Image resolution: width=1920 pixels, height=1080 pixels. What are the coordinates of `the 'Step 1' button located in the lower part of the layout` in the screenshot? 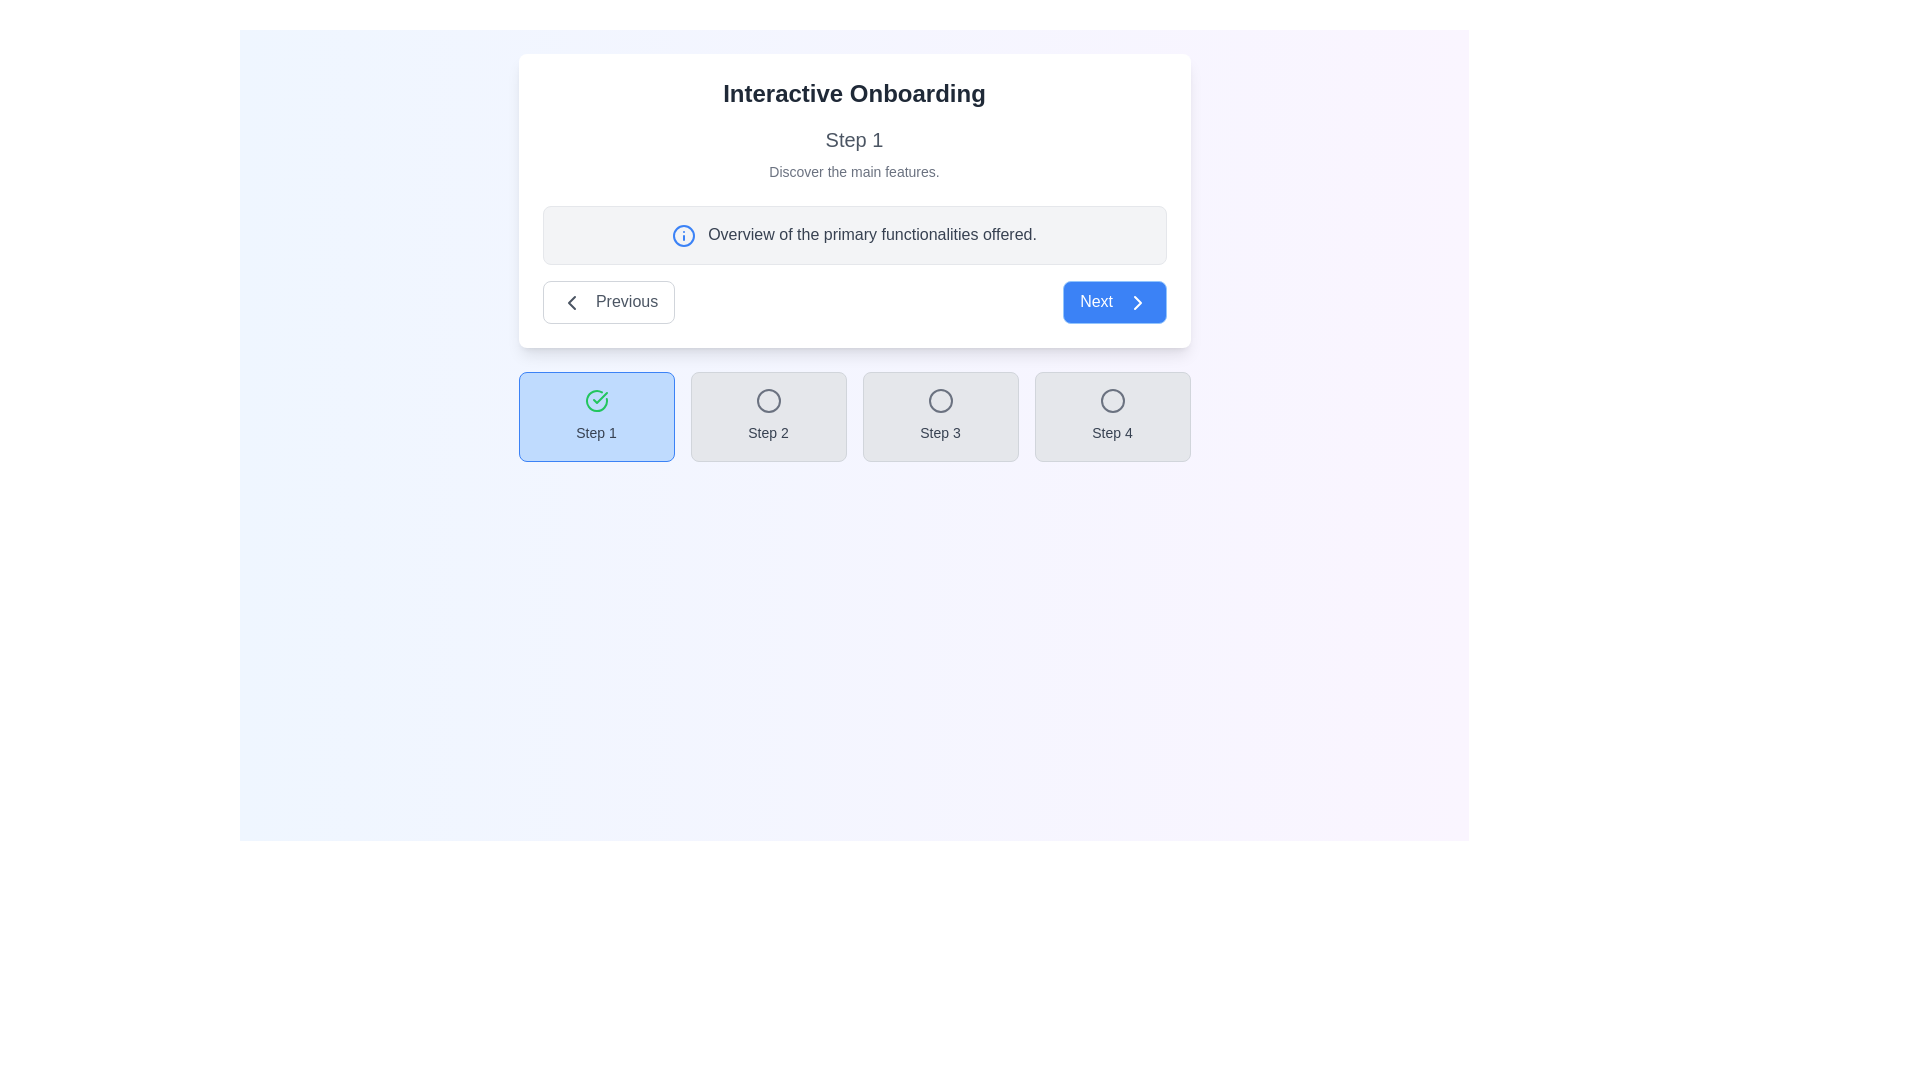 It's located at (595, 415).